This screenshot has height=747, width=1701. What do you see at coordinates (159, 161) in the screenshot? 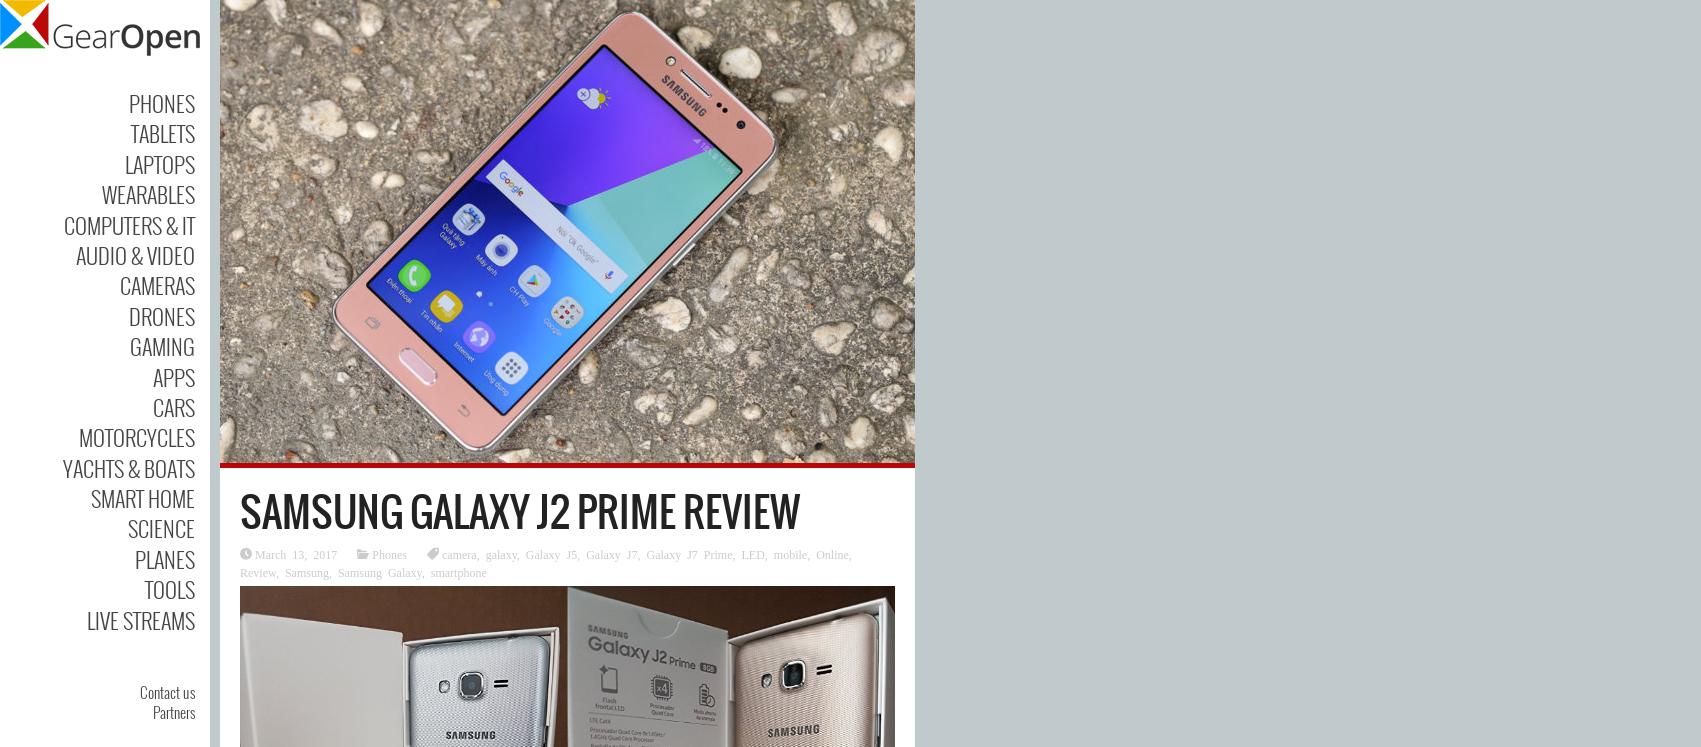
I see `'Laptops'` at bounding box center [159, 161].